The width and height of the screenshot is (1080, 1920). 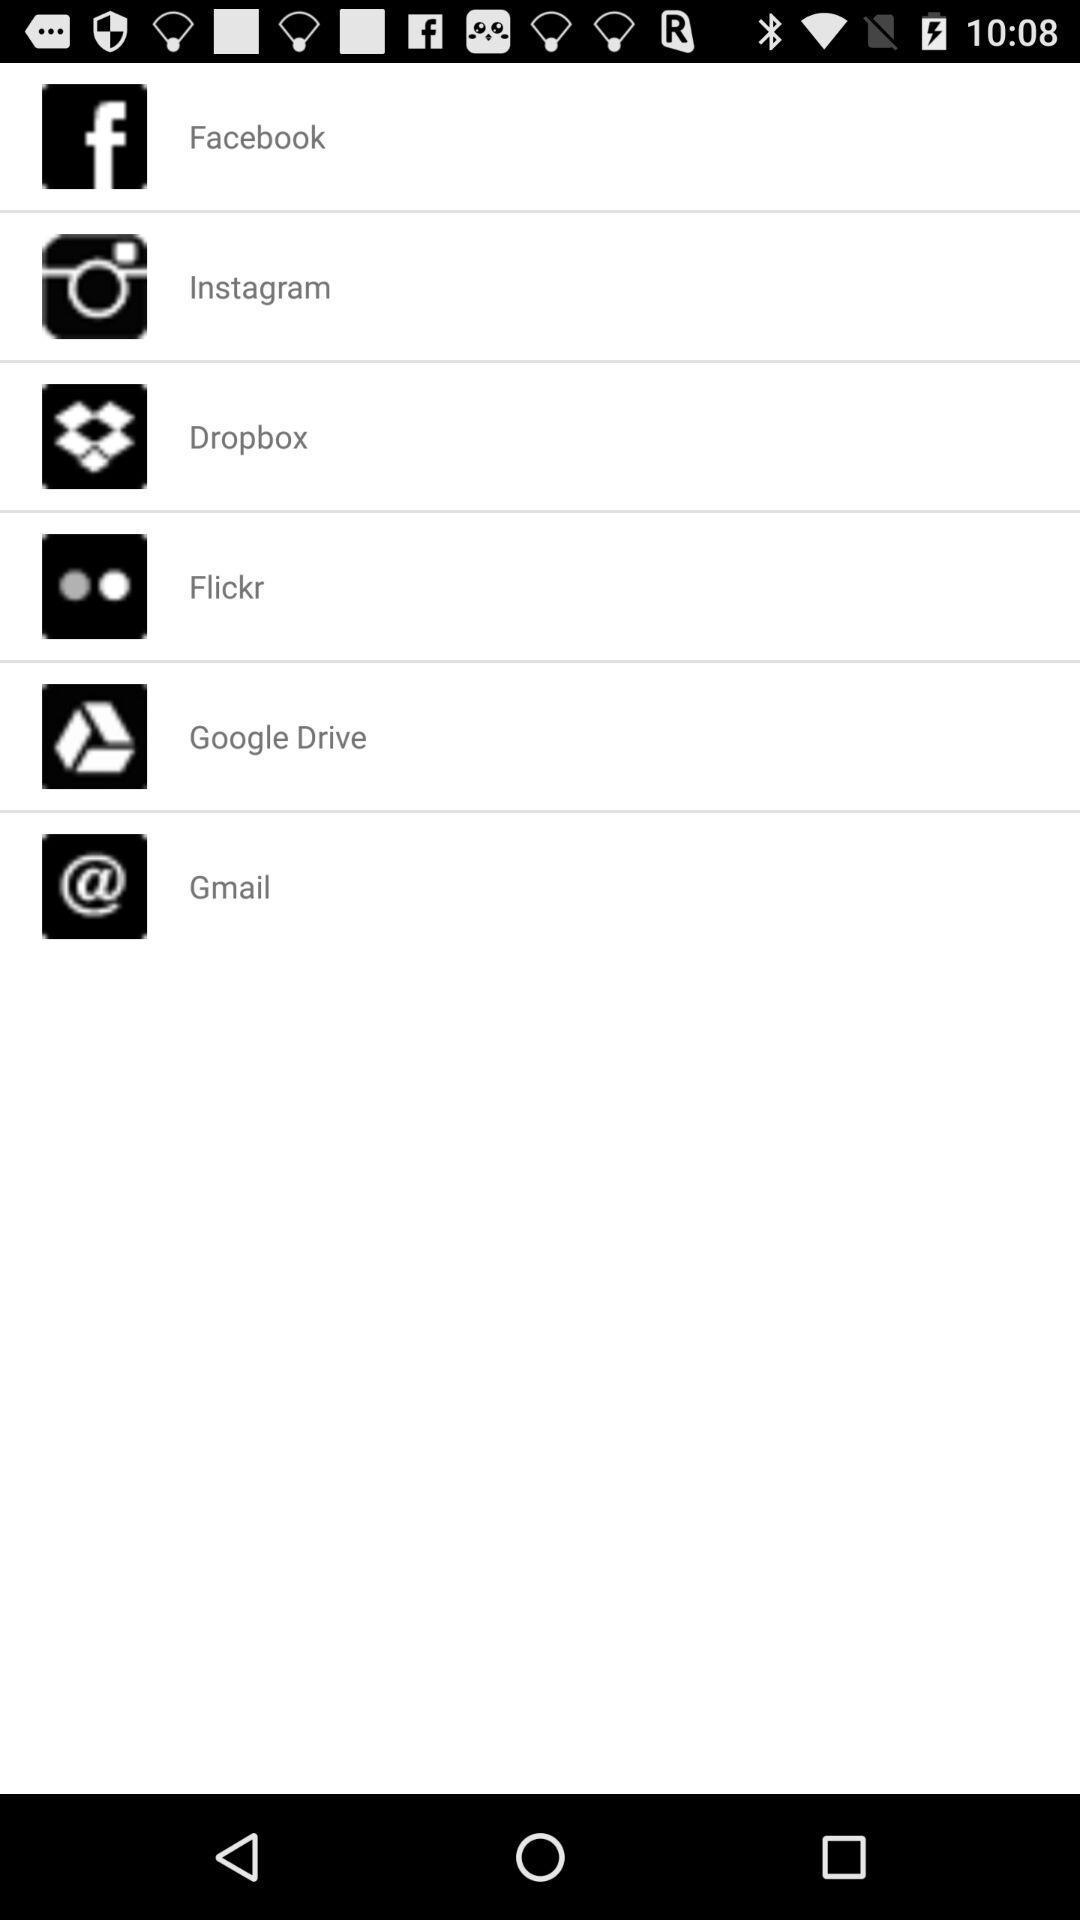 I want to click on item above dropbox app, so click(x=259, y=285).